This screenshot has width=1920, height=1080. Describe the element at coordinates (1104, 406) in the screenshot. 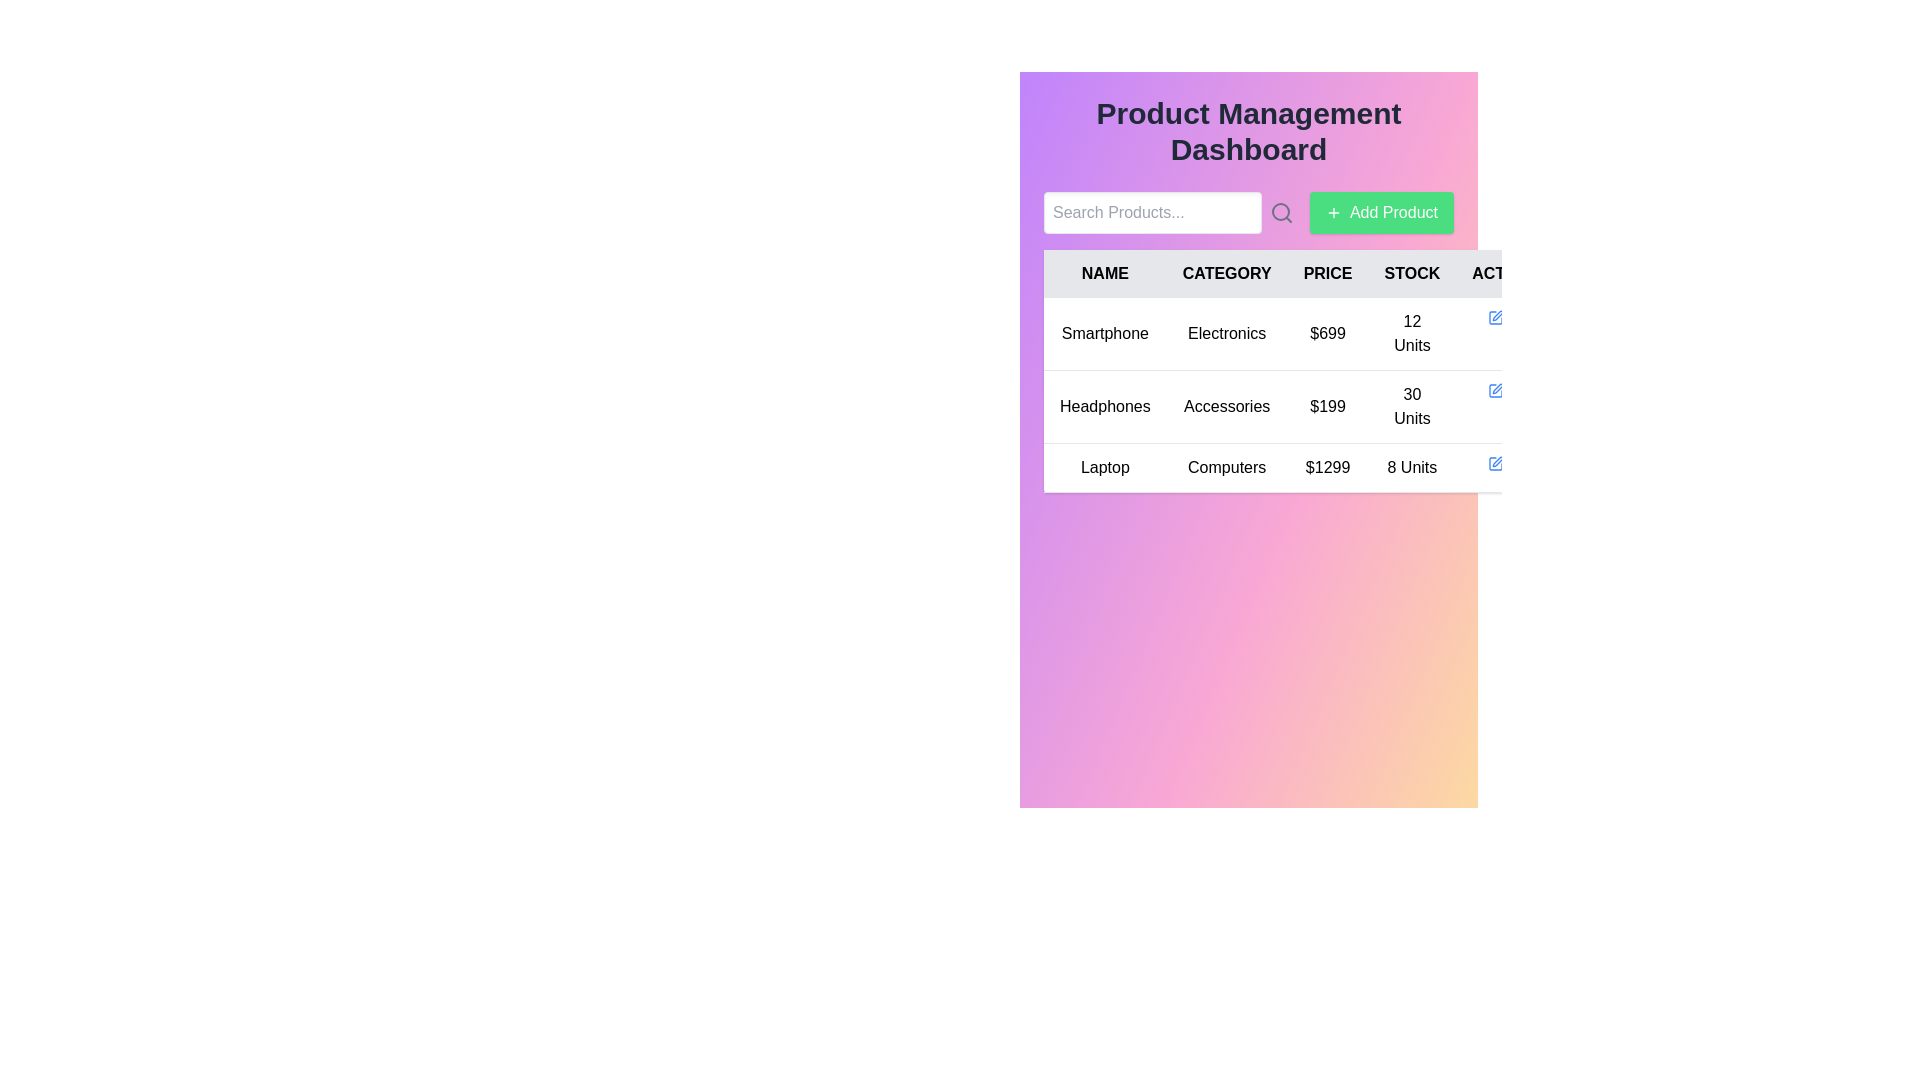

I see `the text label that reads 'Headphones', which is centrally aligned and located in the second row of the product details table under the 'Name' column` at that location.